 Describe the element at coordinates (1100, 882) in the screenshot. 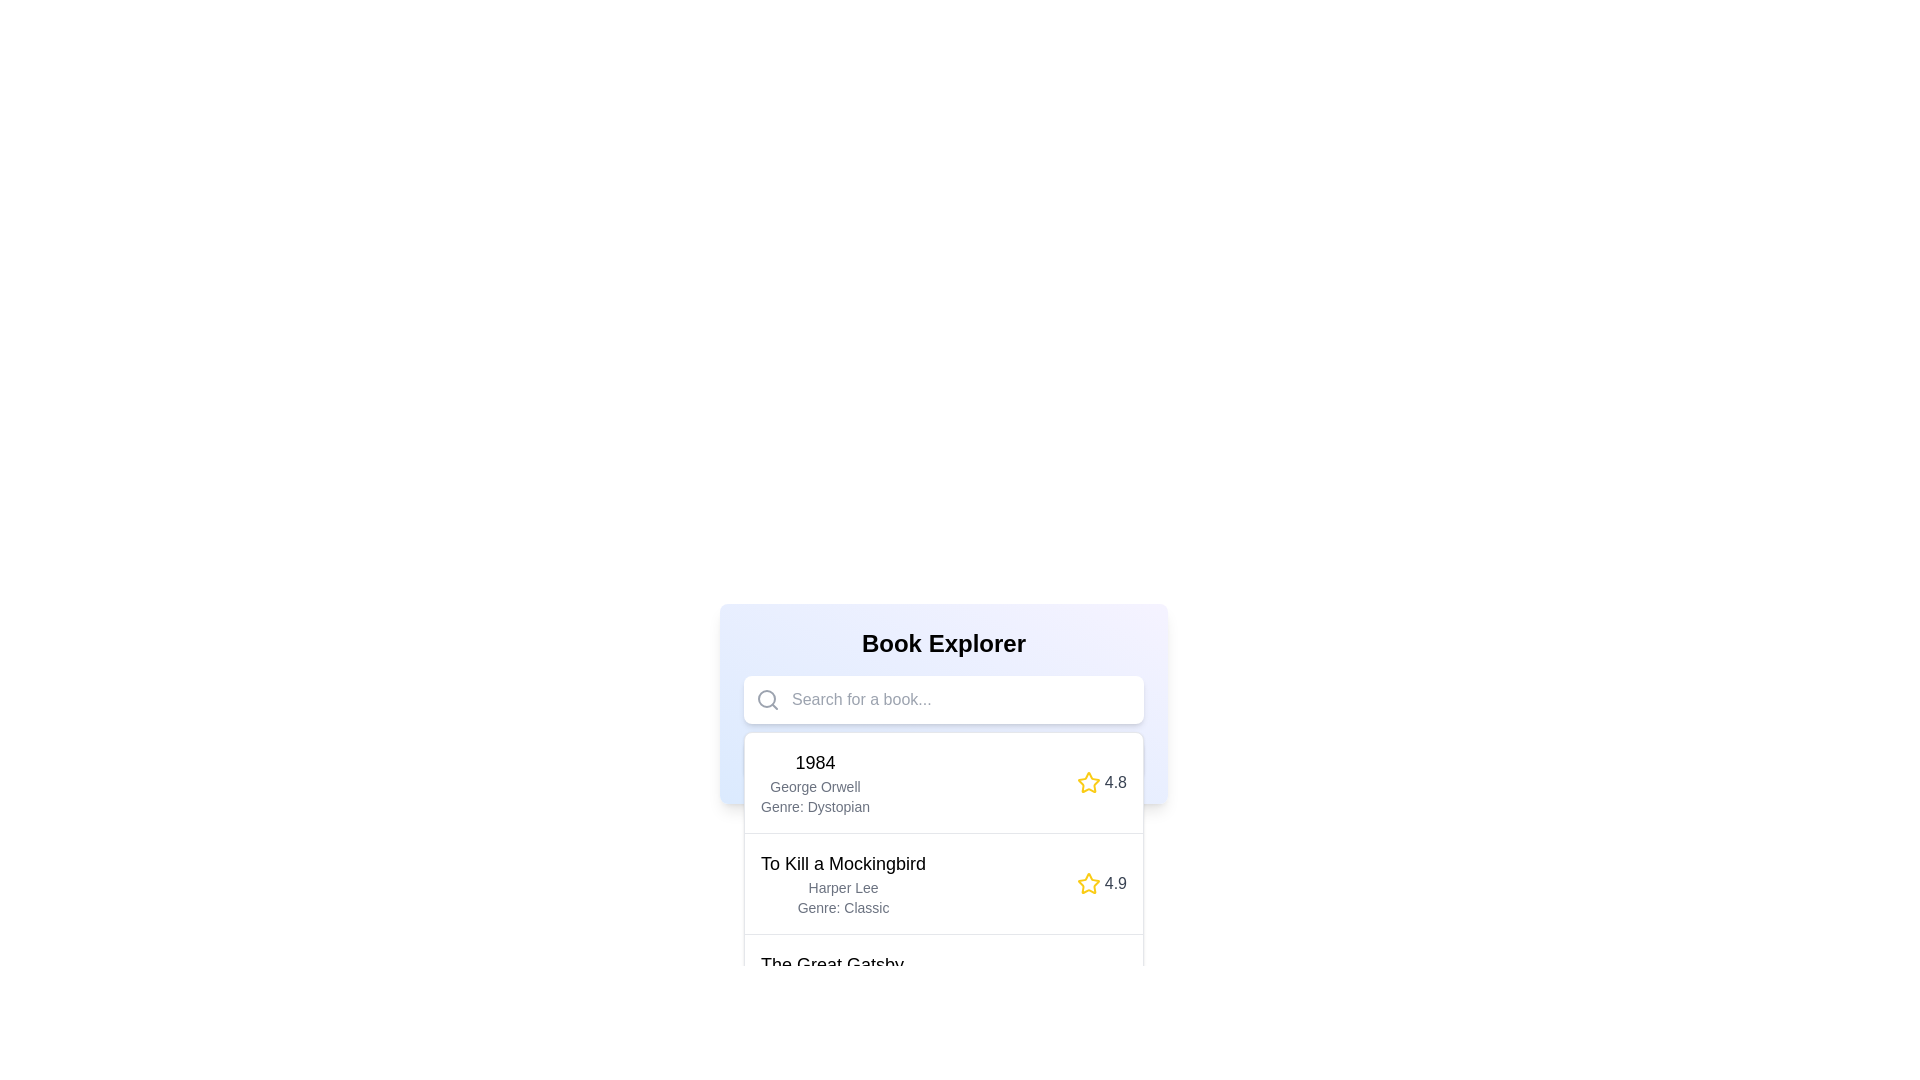

I see `the displayed rating value on the right side of the 'To Kill a Mockingbird' entry, which visually represents the book's user rating with an icon and numerical value` at that location.